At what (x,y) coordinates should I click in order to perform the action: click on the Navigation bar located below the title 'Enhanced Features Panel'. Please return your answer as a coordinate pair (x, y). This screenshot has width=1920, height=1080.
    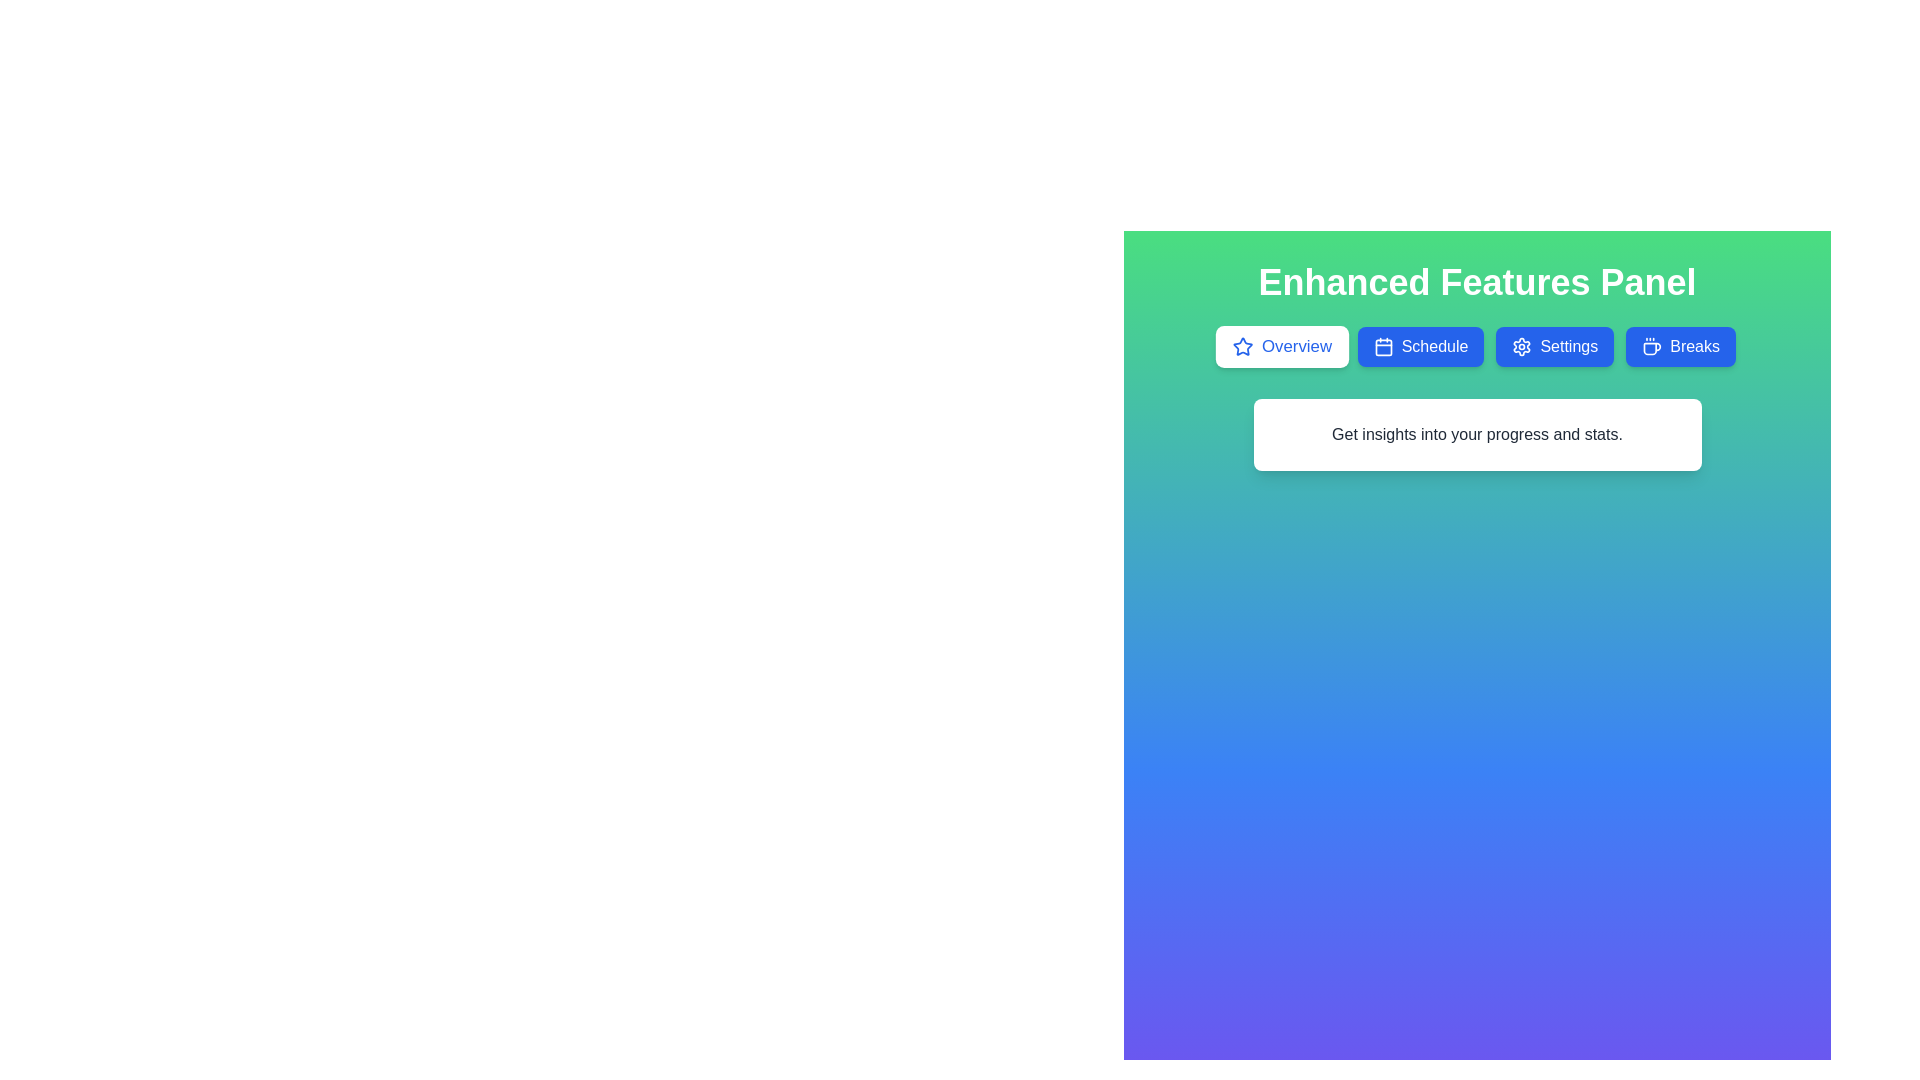
    Looking at the image, I should click on (1477, 346).